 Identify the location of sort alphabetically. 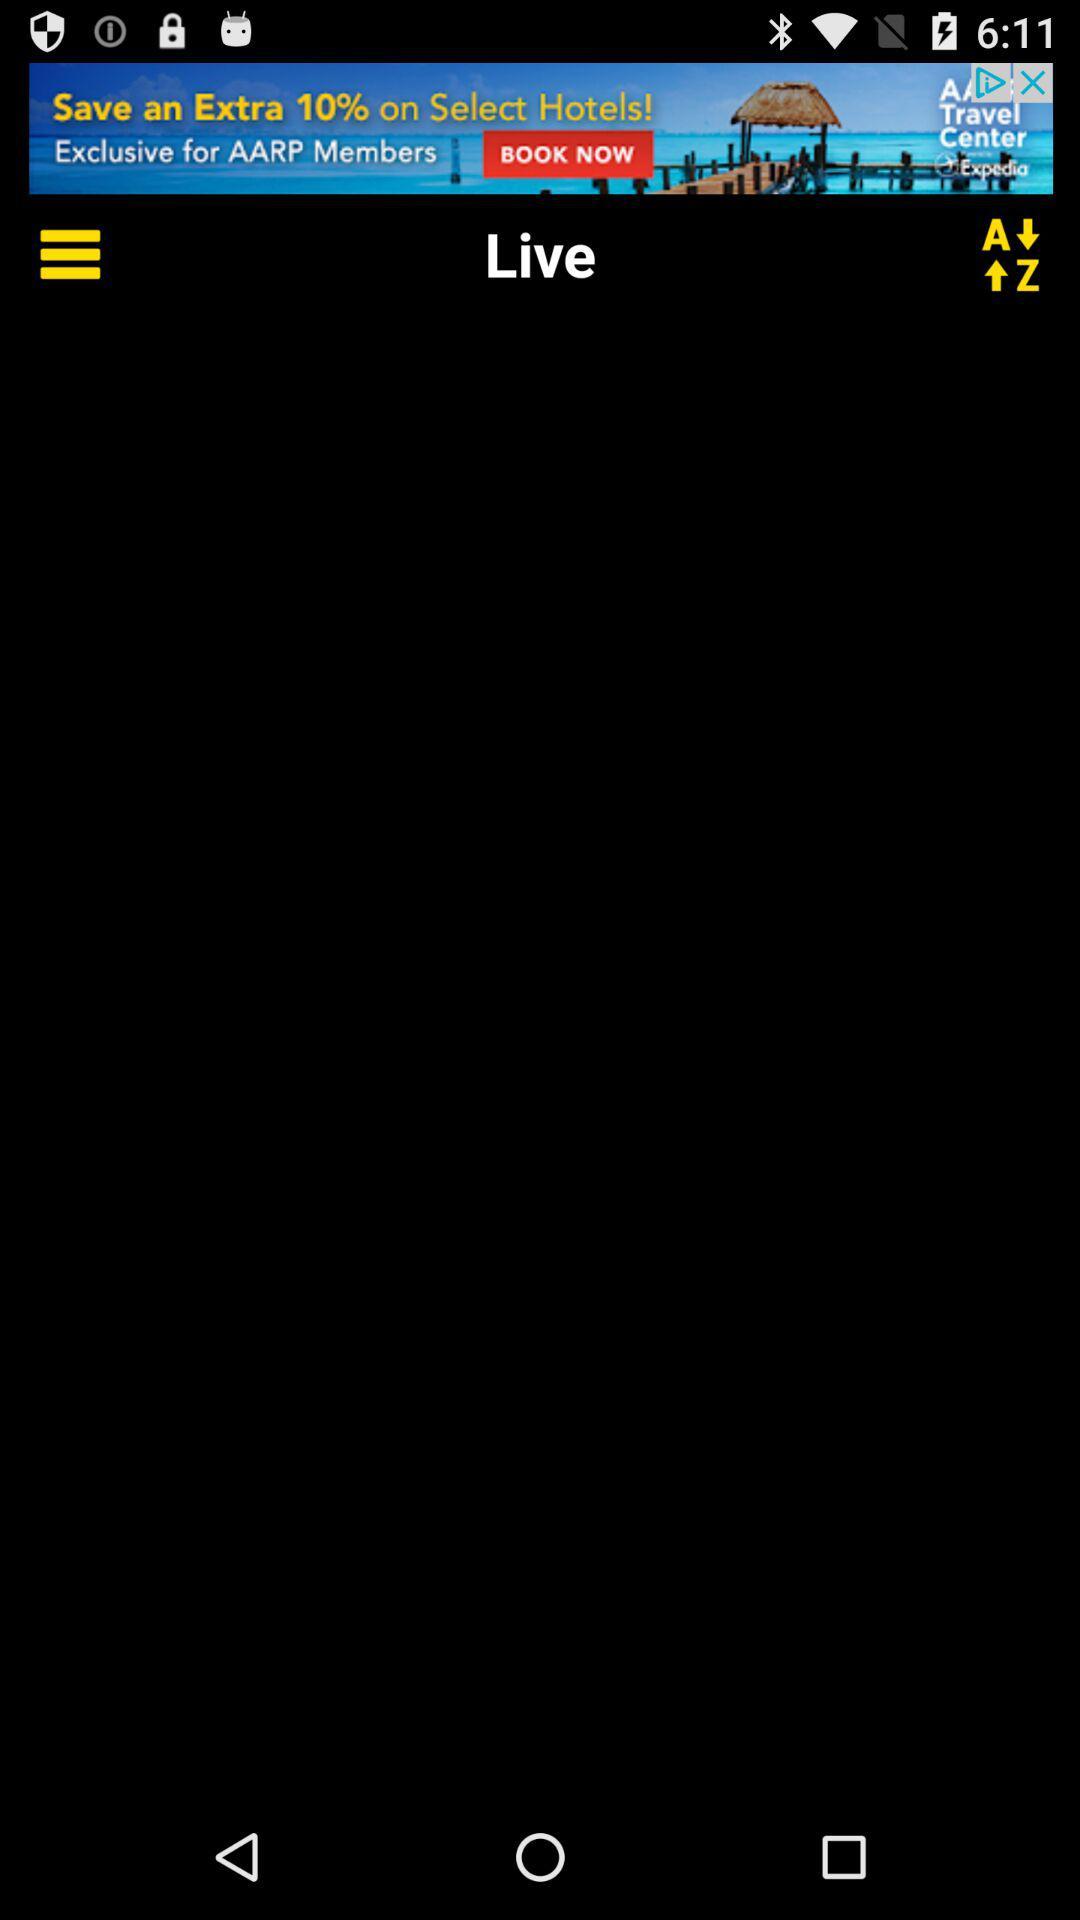
(1023, 252).